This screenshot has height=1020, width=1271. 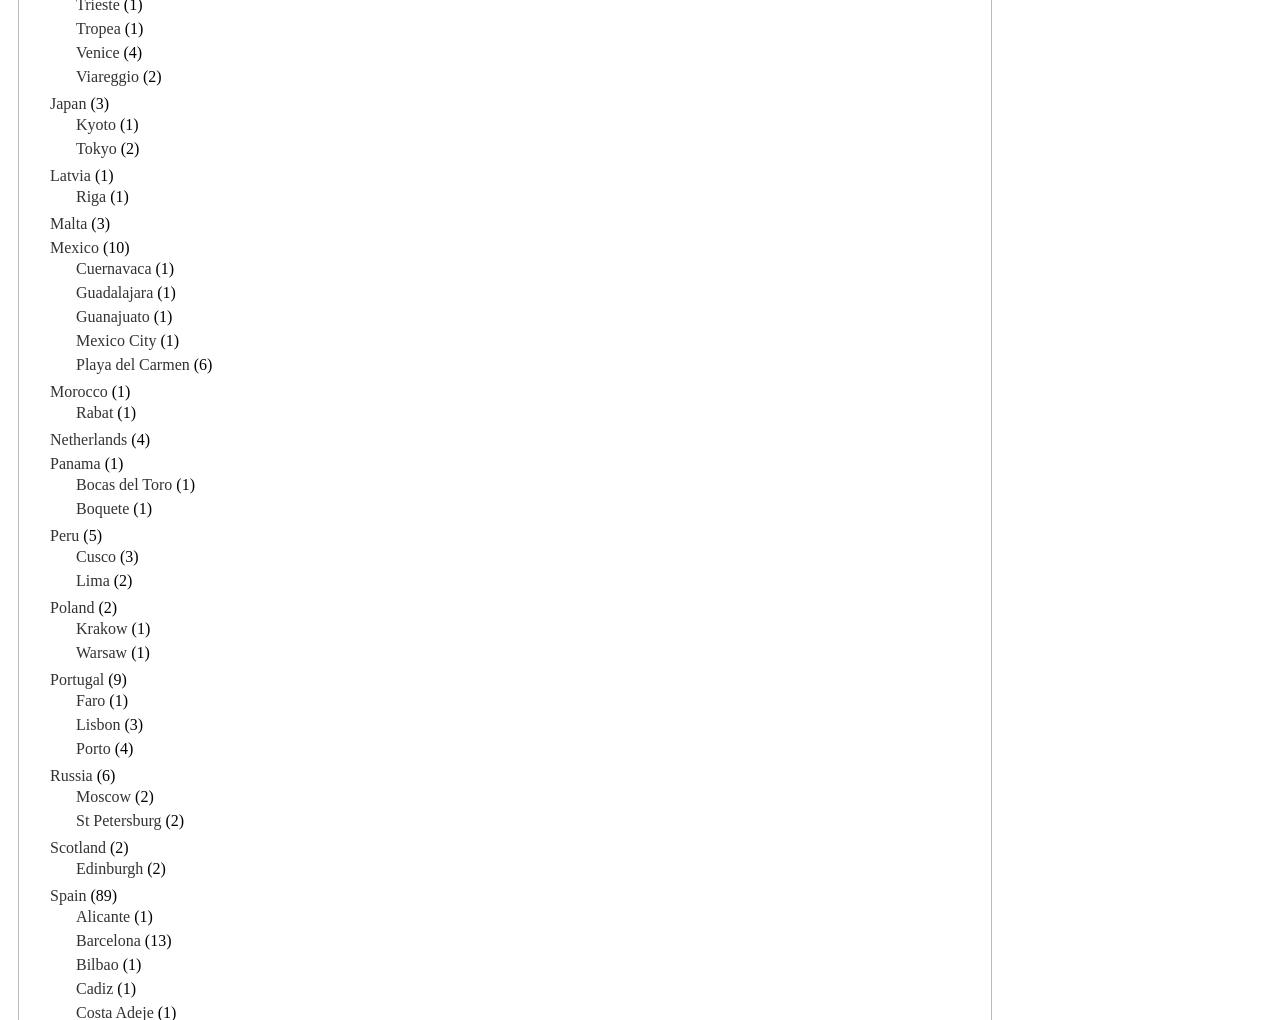 I want to click on 'Riga', so click(x=91, y=194).